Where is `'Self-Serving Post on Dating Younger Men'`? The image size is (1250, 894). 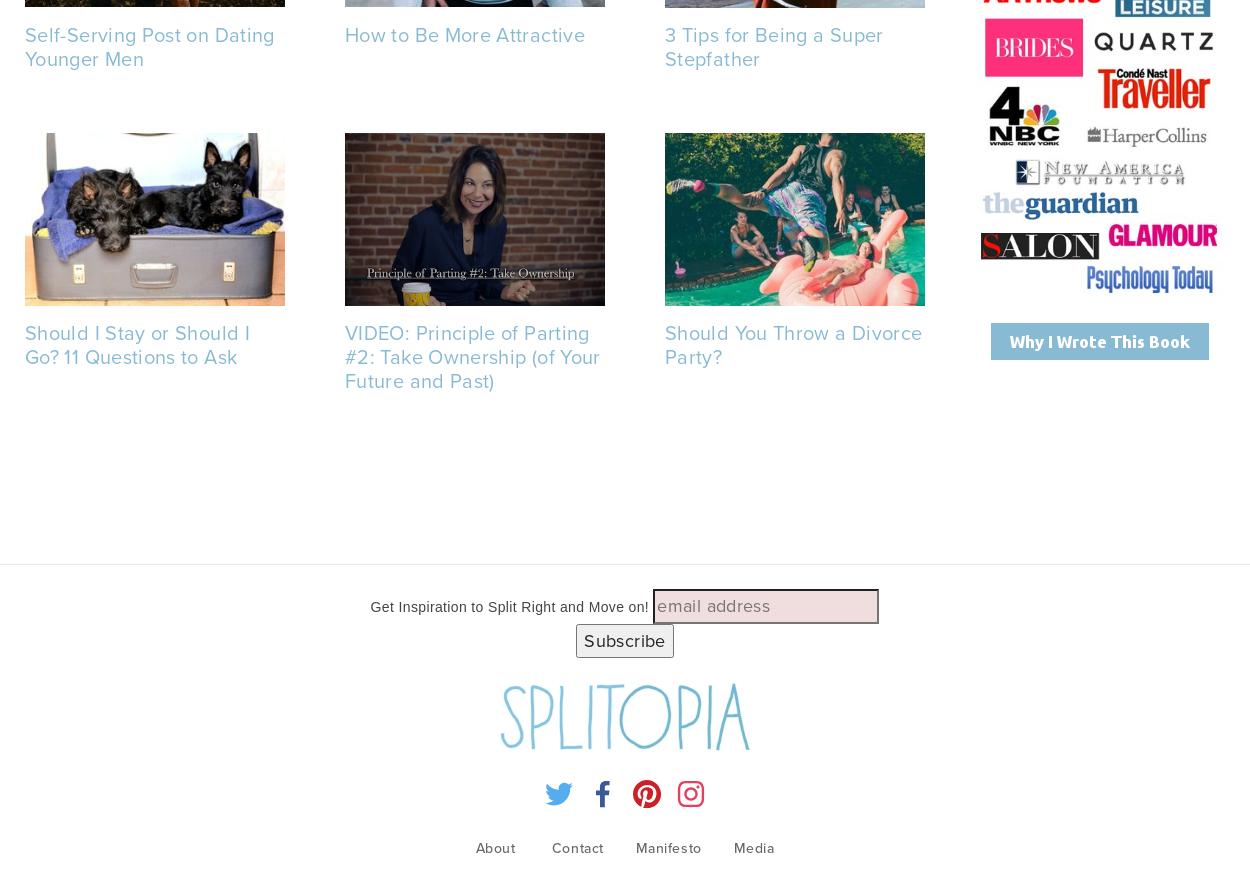
'Self-Serving Post on Dating Younger Men' is located at coordinates (149, 46).